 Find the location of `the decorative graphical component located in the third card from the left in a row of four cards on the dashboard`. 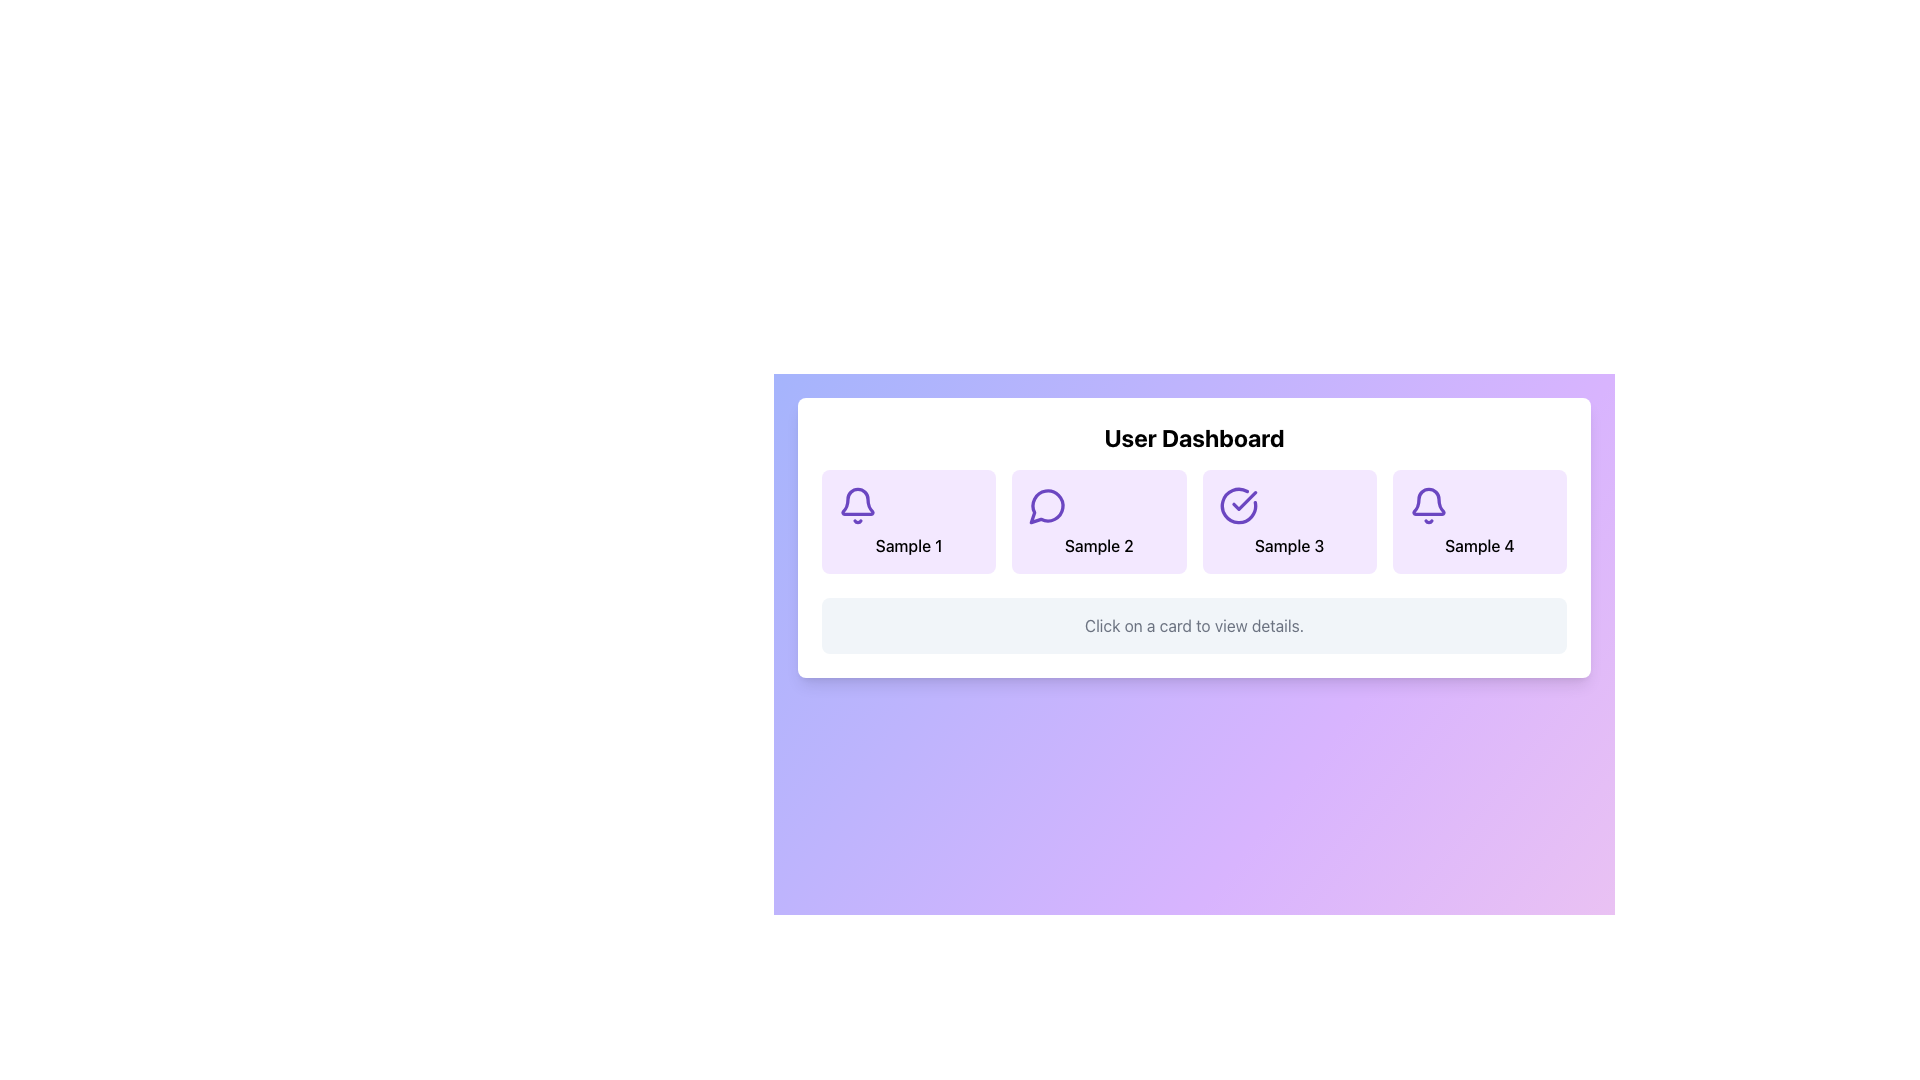

the decorative graphical component located in the third card from the left in a row of four cards on the dashboard is located at coordinates (1237, 504).